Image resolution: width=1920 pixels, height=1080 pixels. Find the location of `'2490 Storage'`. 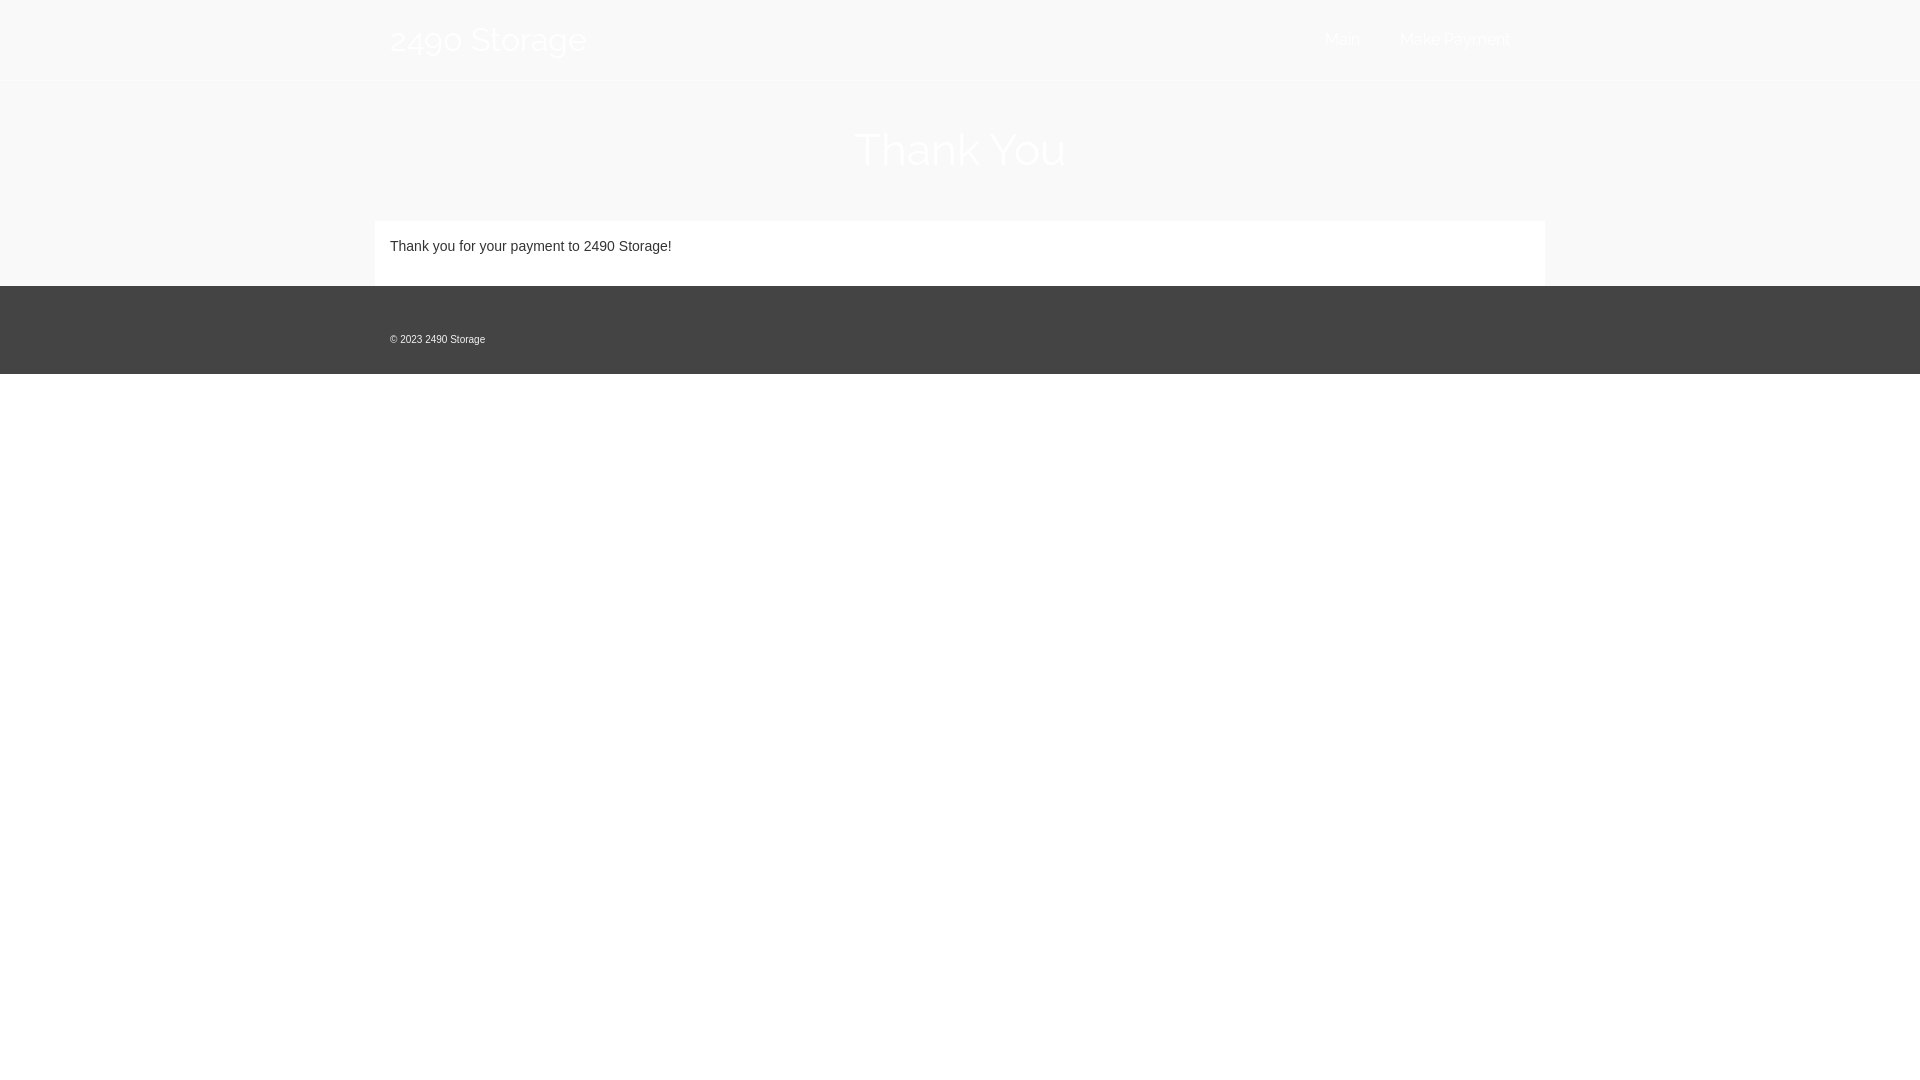

'2490 Storage' is located at coordinates (569, 39).